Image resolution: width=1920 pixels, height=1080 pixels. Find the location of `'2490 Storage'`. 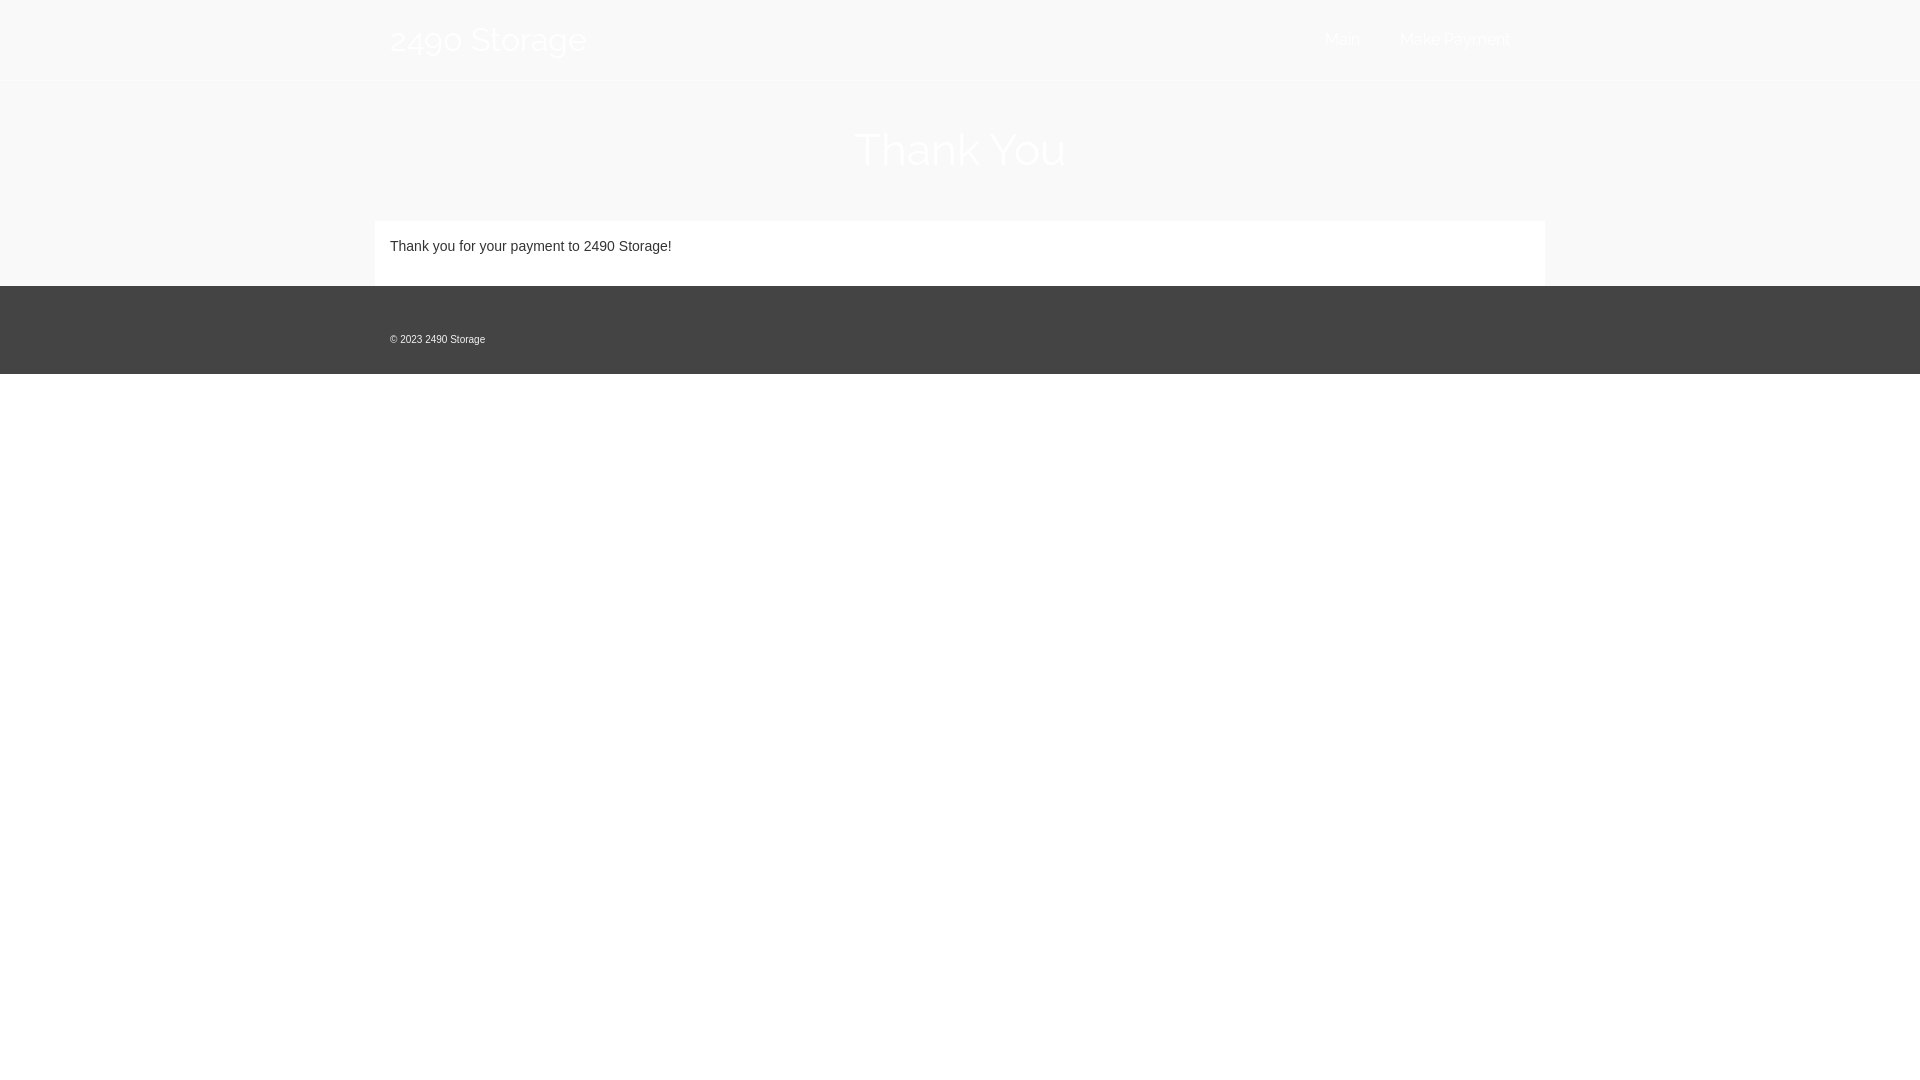

'2490 Storage' is located at coordinates (569, 39).